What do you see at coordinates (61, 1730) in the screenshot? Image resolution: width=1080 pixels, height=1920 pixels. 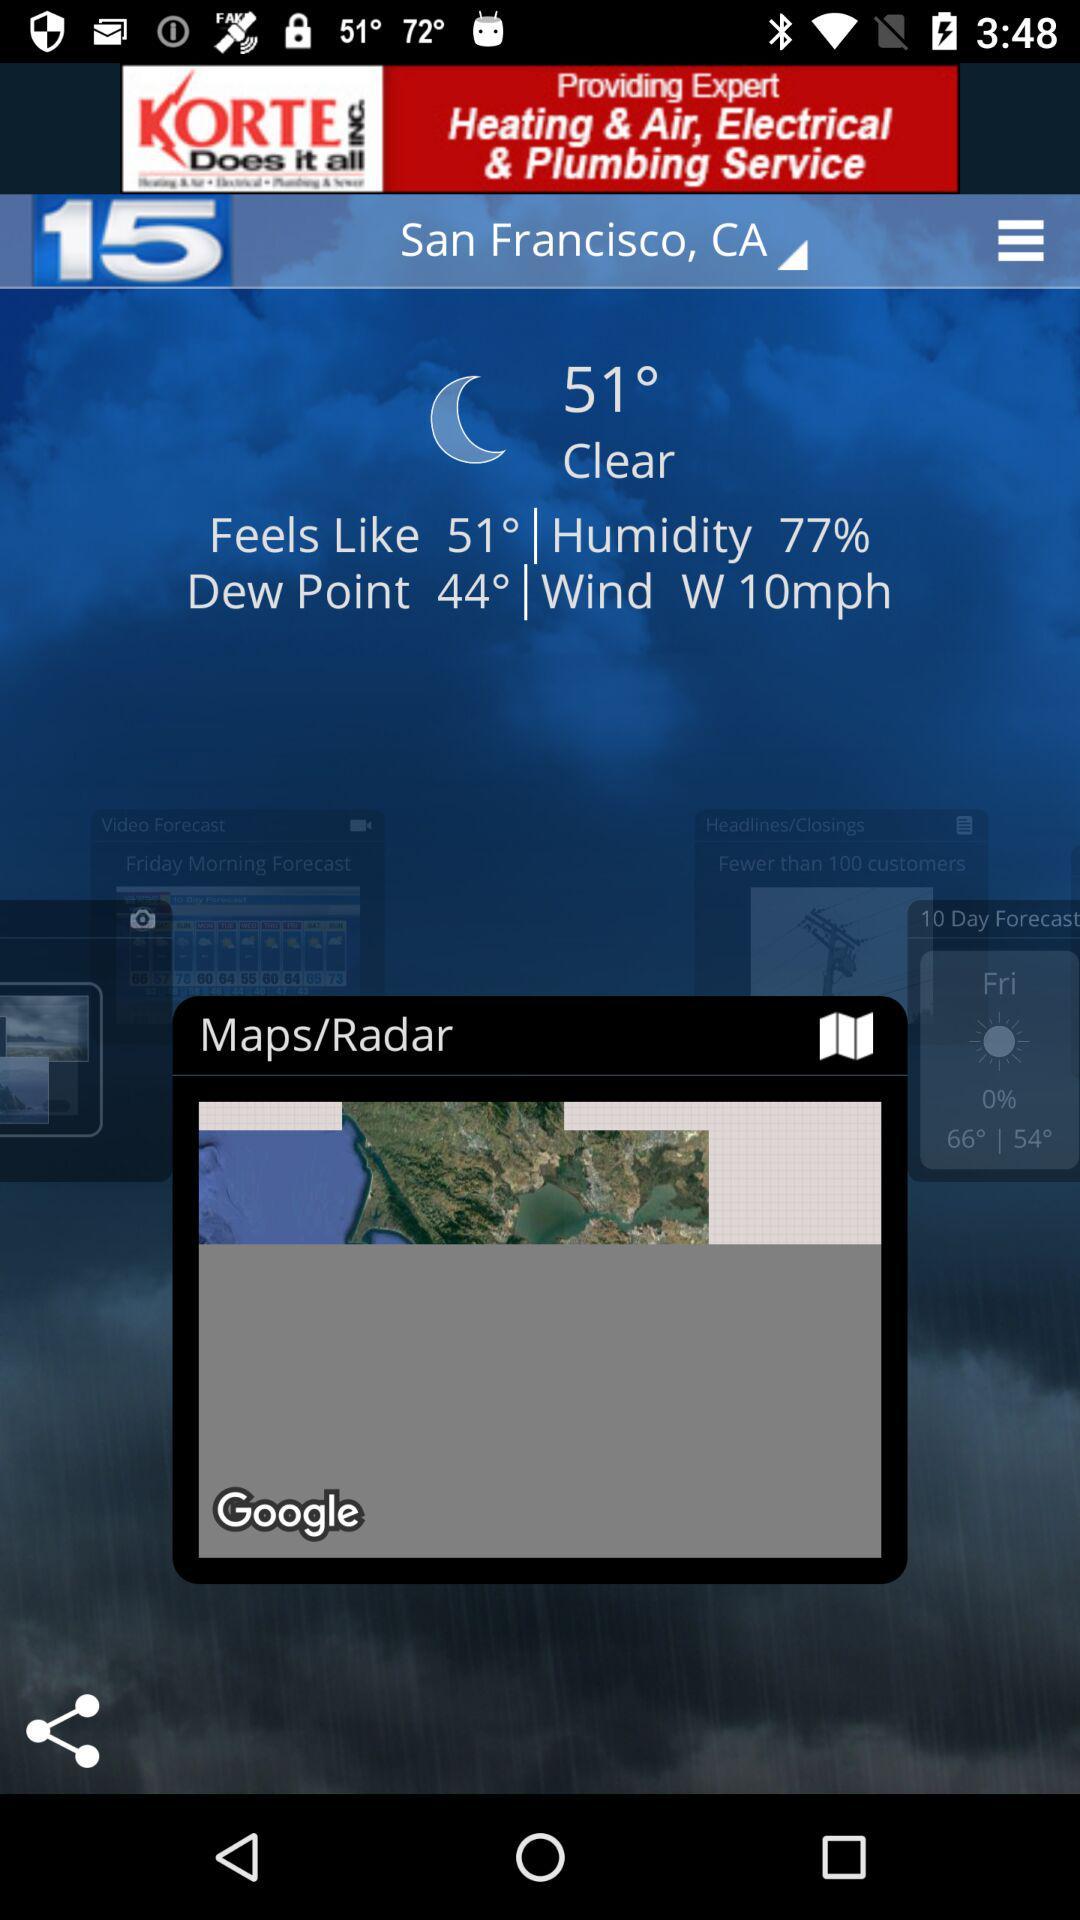 I see `the share icon` at bounding box center [61, 1730].